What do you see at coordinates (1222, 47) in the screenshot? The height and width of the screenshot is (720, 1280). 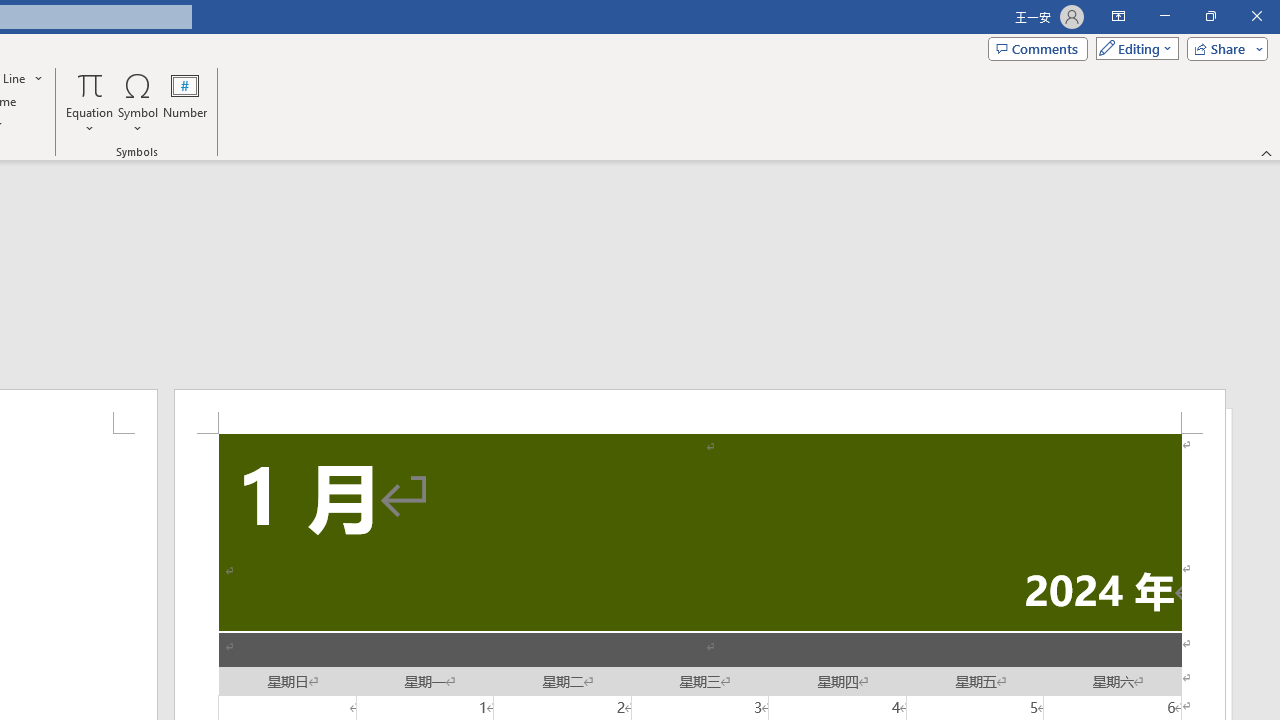 I see `'Share'` at bounding box center [1222, 47].